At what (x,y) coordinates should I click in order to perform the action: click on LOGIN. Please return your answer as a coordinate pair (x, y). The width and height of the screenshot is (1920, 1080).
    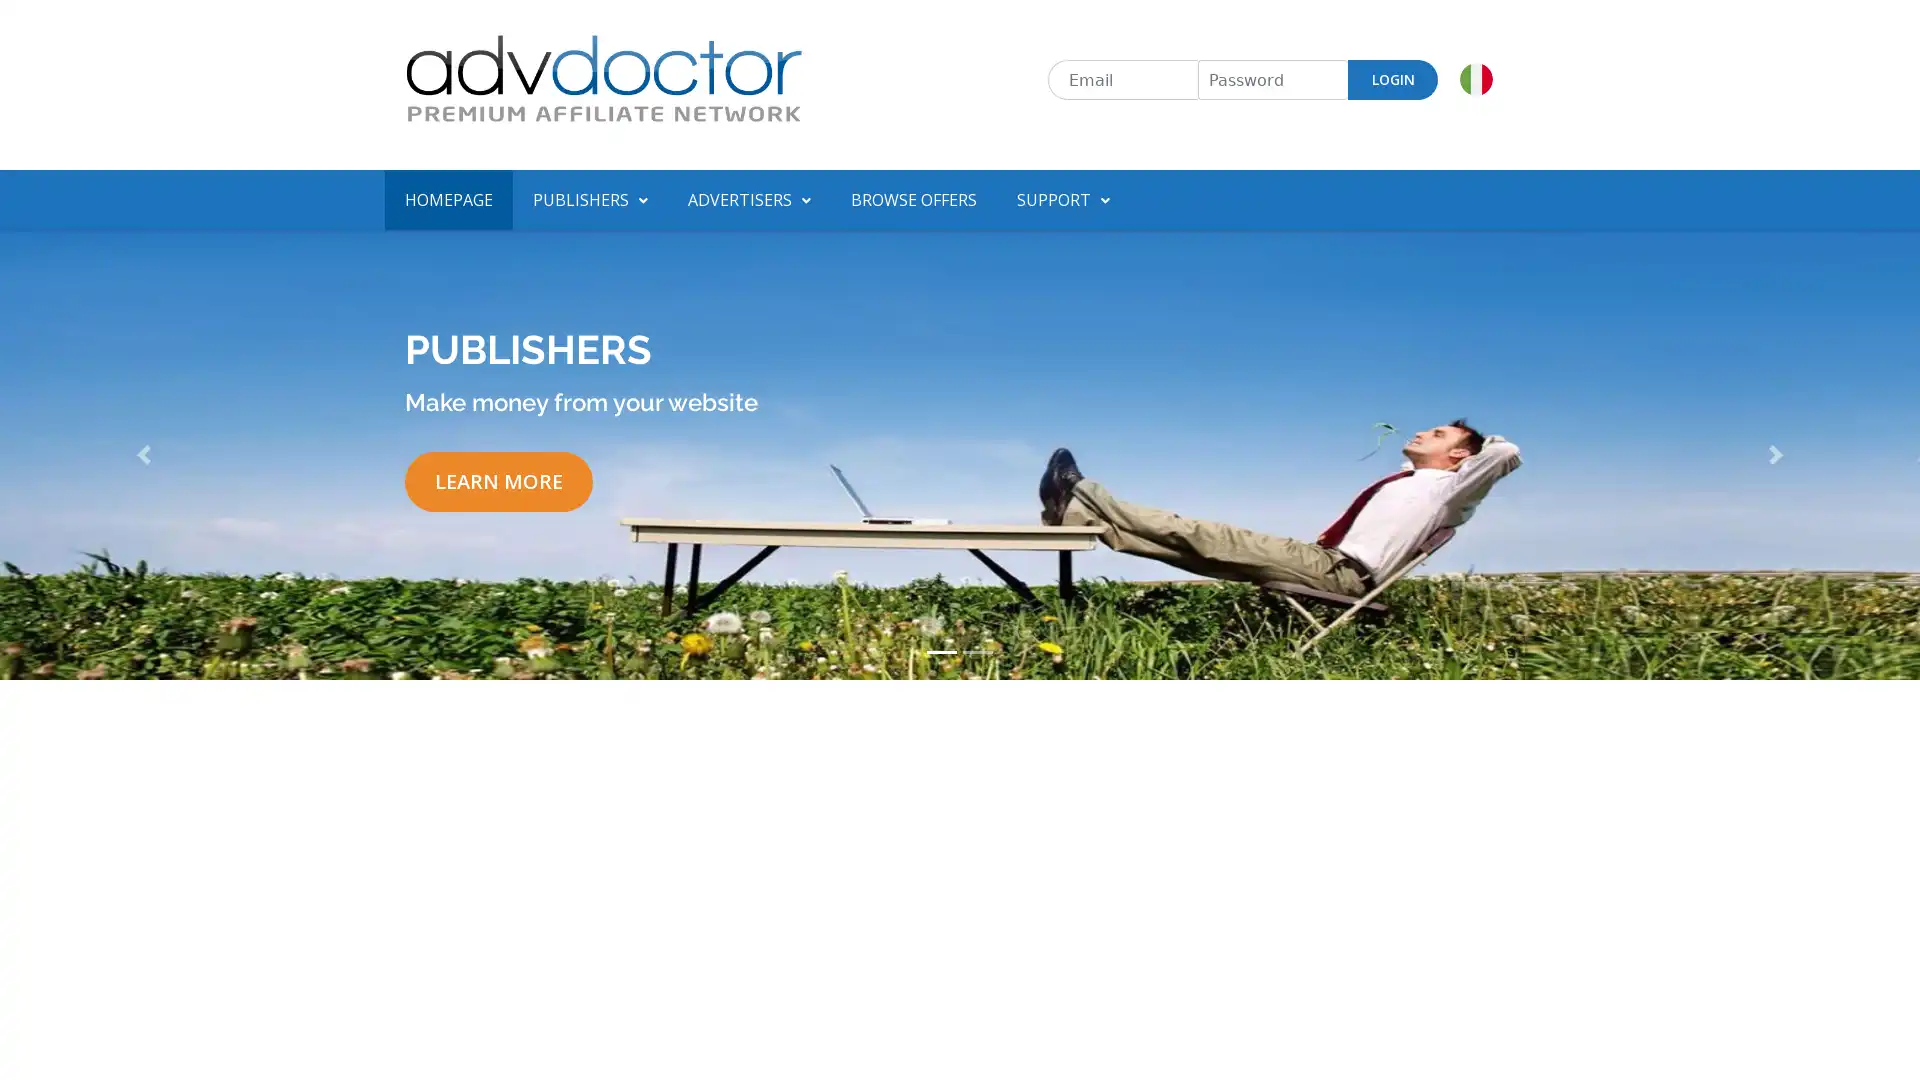
    Looking at the image, I should click on (1391, 79).